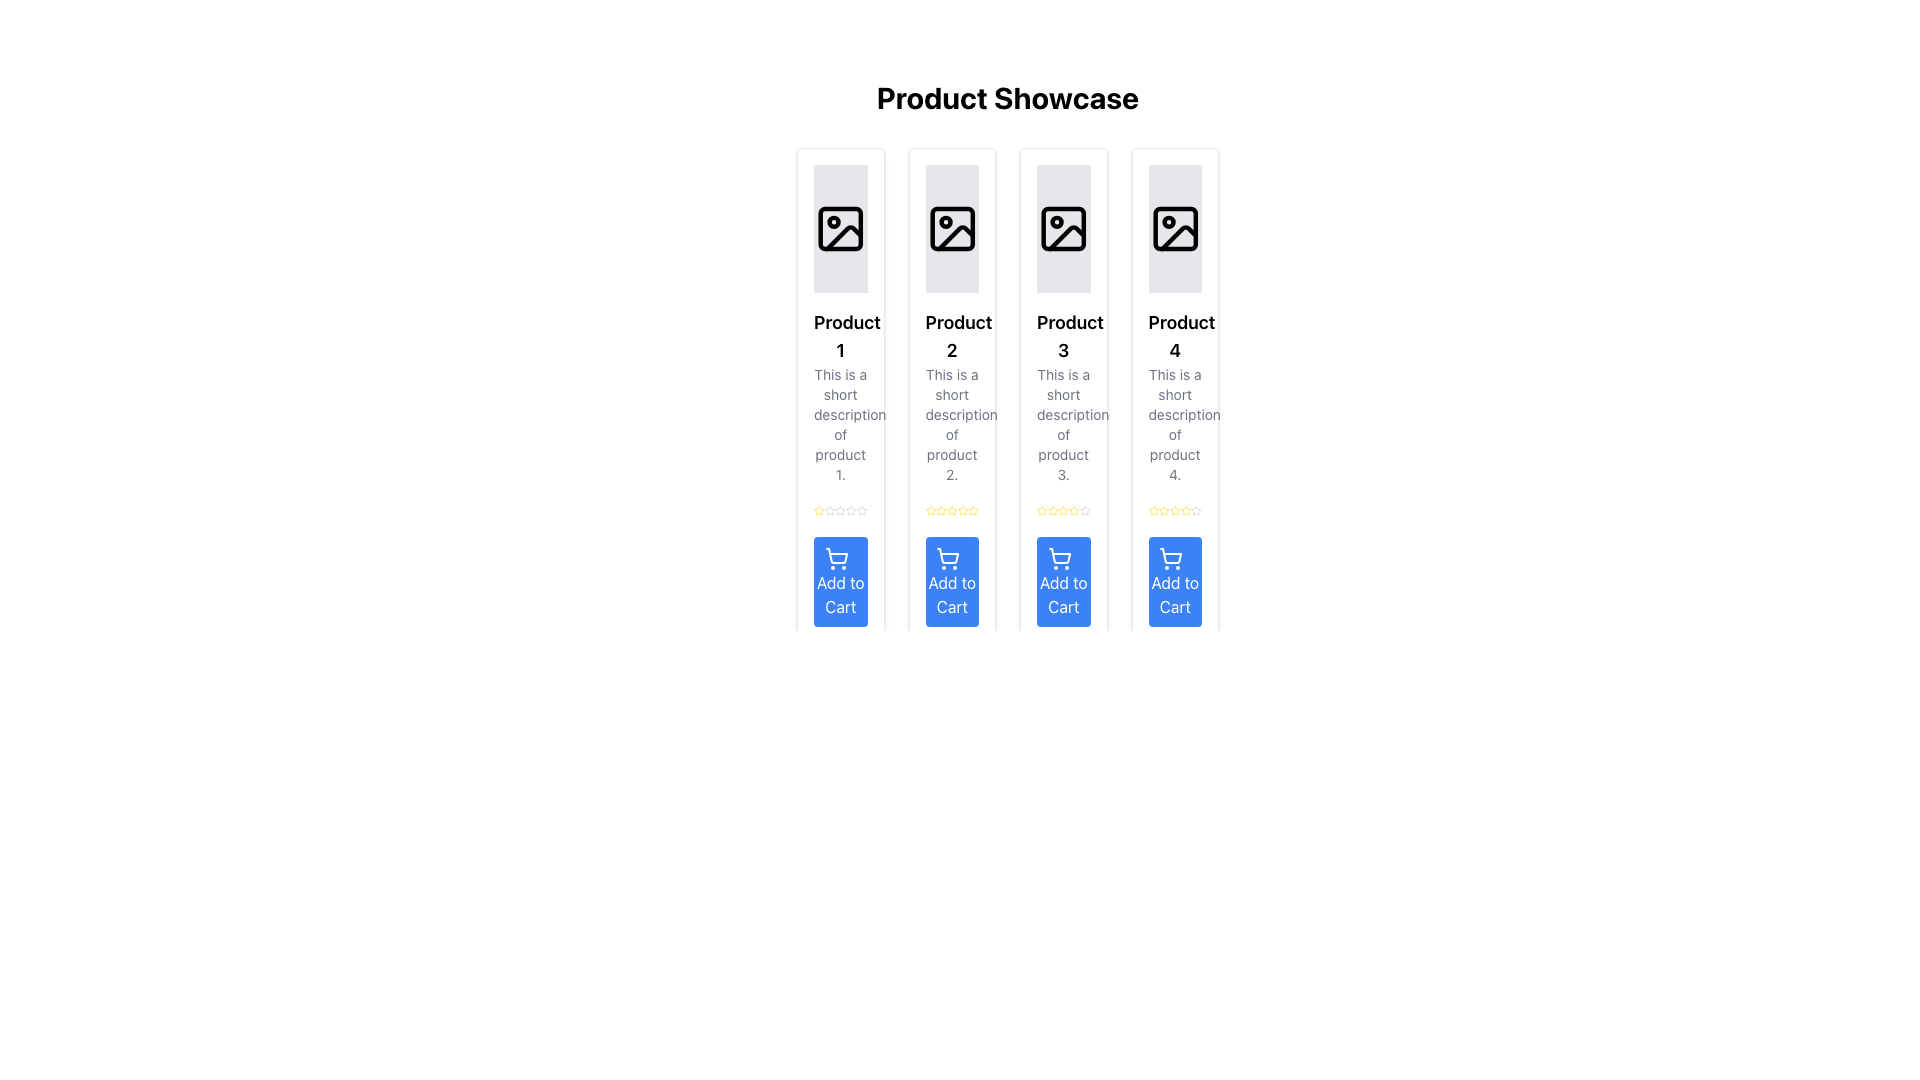 Image resolution: width=1920 pixels, height=1080 pixels. Describe the element at coordinates (1175, 227) in the screenshot. I see `the black rounded rectangle located in the upper-left area of the embedded image icon on the fourth product card from the left in the product showcase section` at that location.